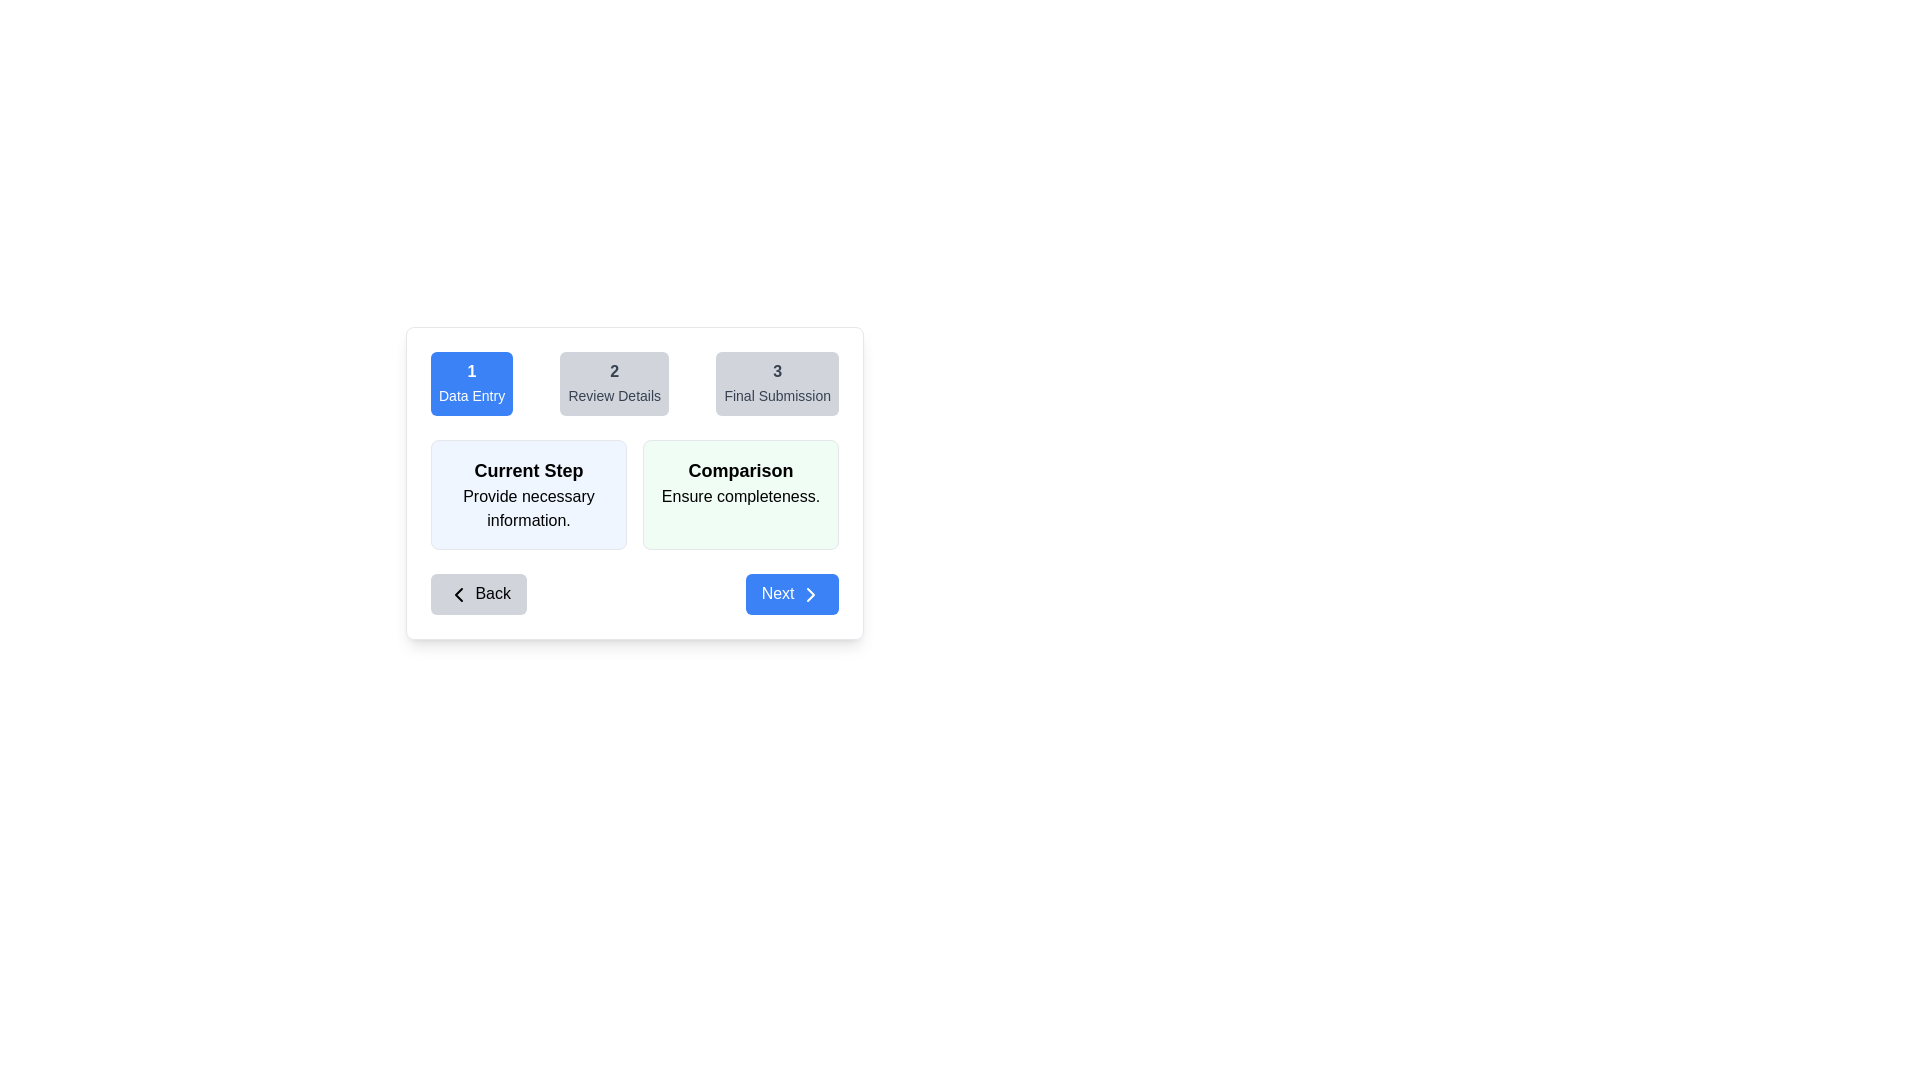  Describe the element at coordinates (470, 384) in the screenshot. I see `the first step indicator button with a blue background and white text labeled '1' and 'Data Entry' to proceed to the Data Entry step` at that location.